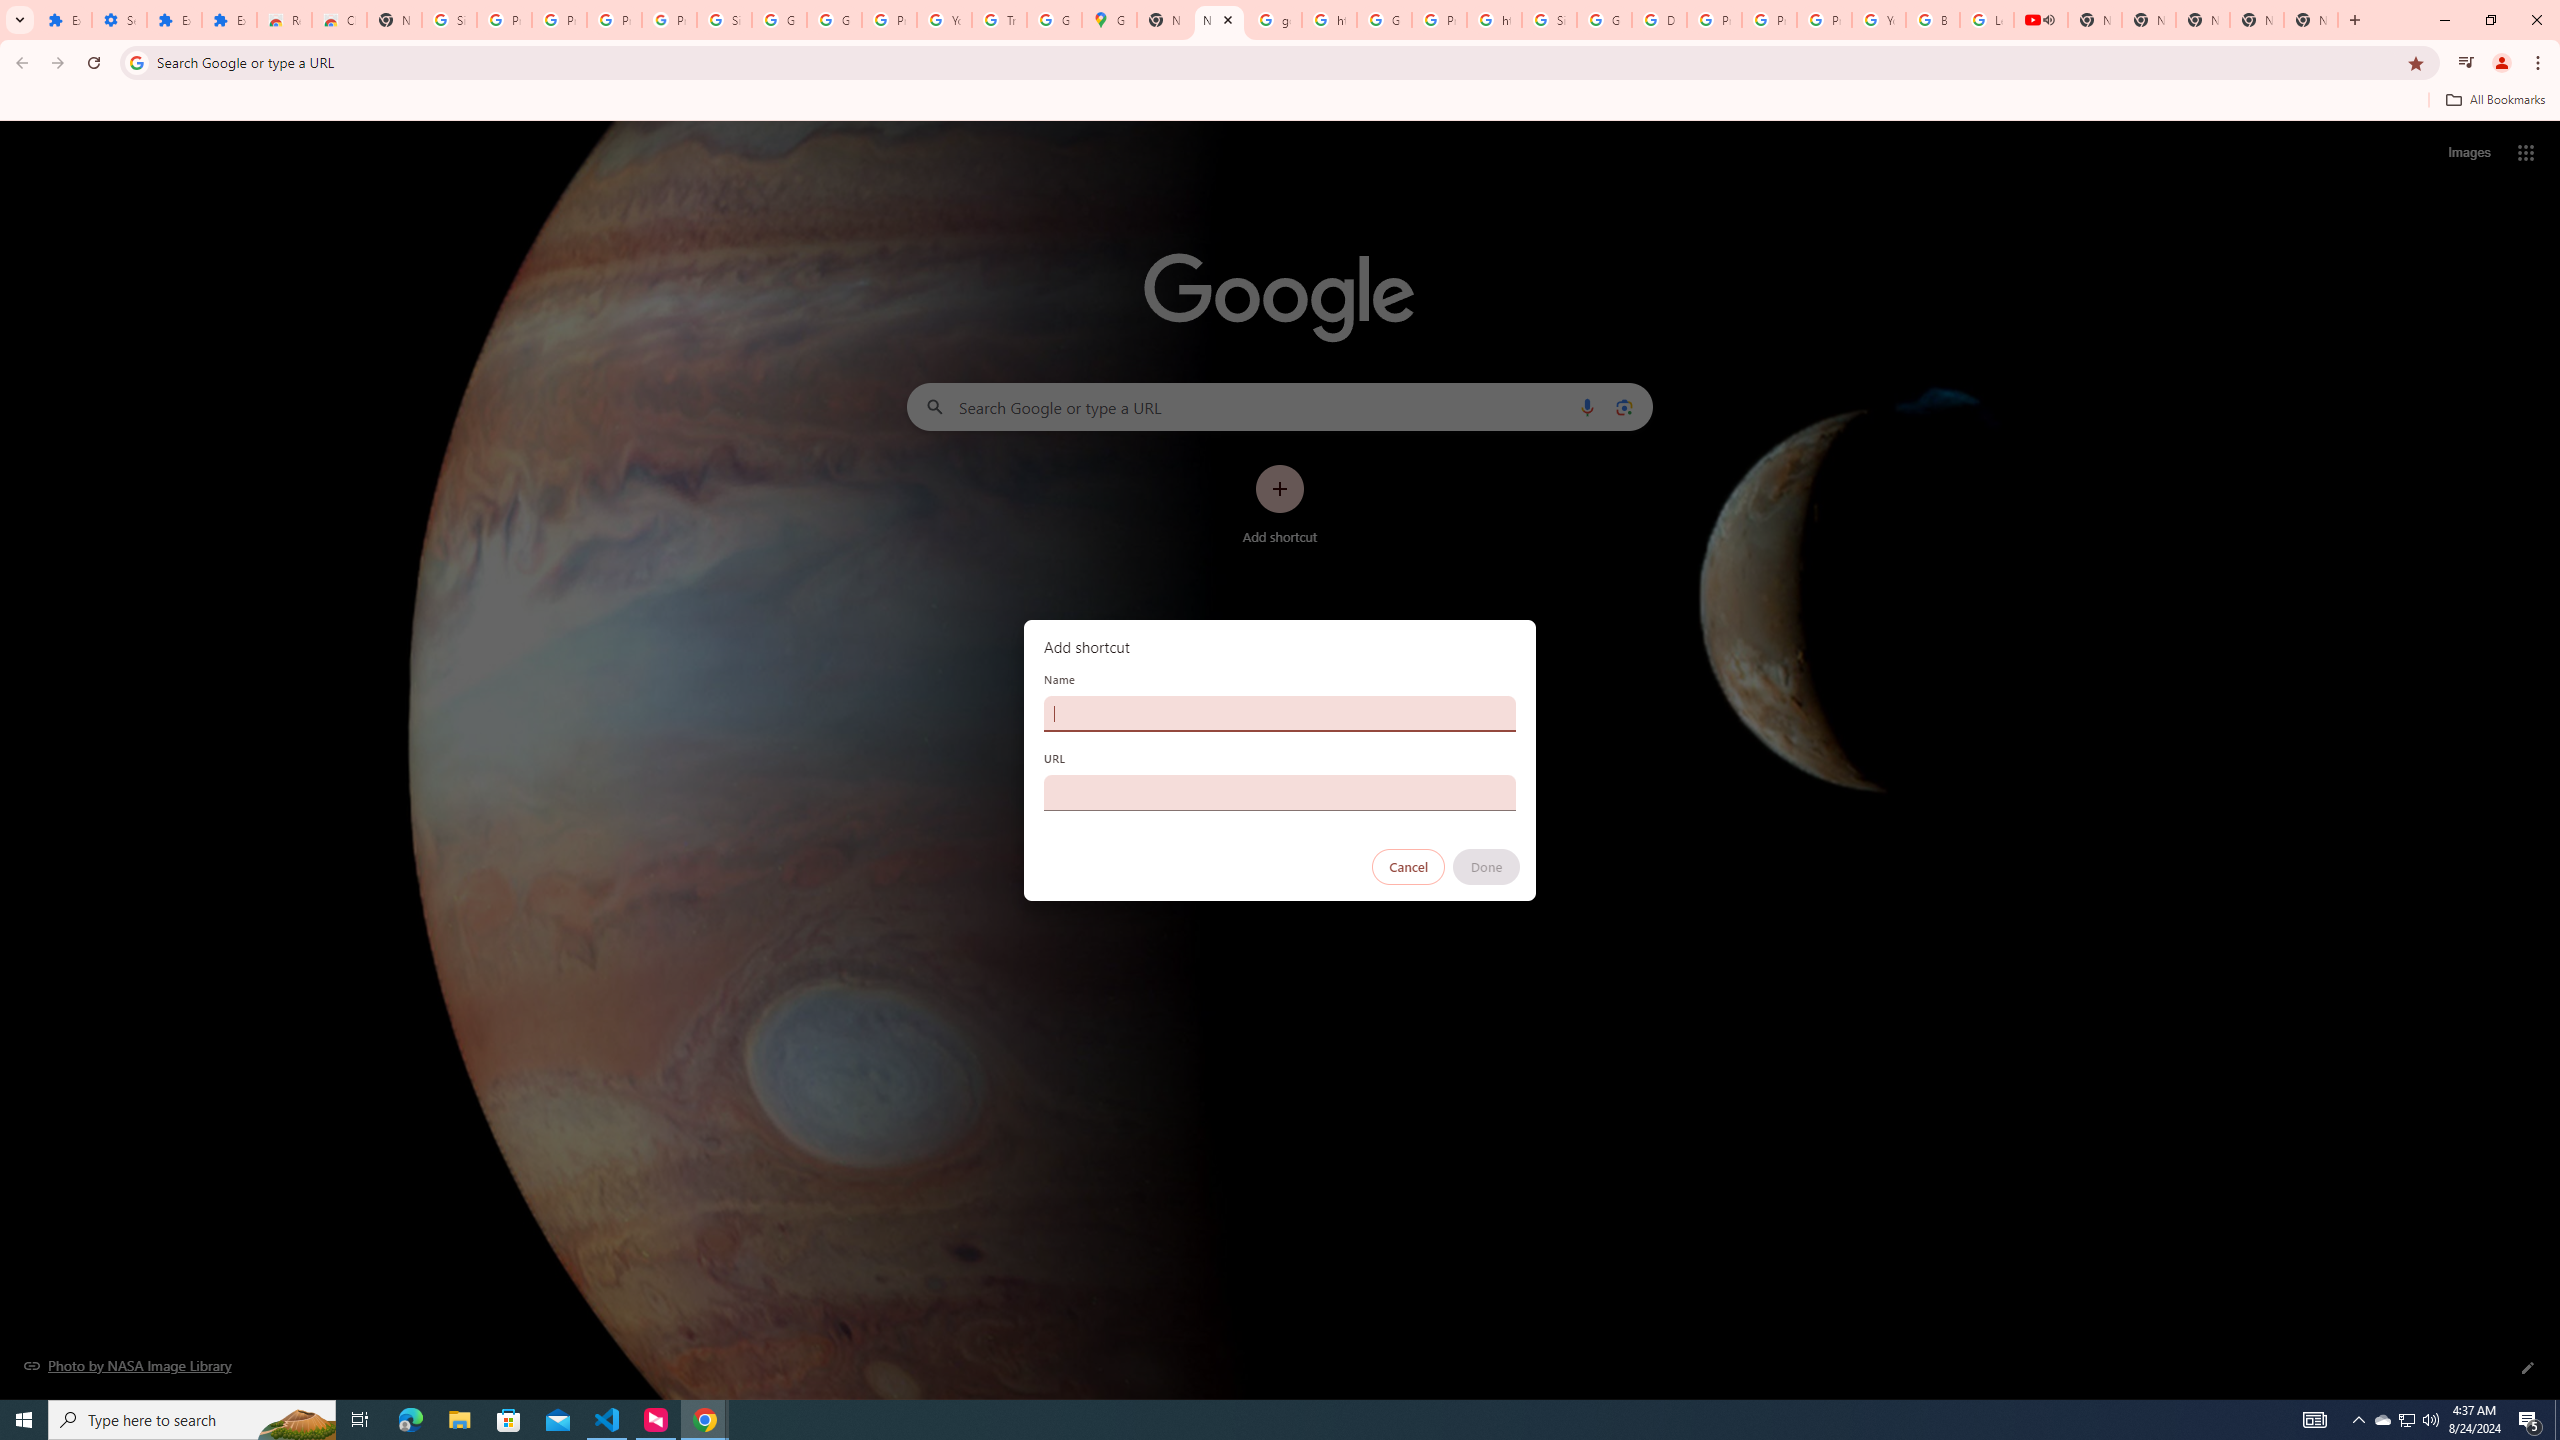 Image resolution: width=2560 pixels, height=1440 pixels. Describe the element at coordinates (338, 19) in the screenshot. I see `'Chrome Web Store - Themes'` at that location.